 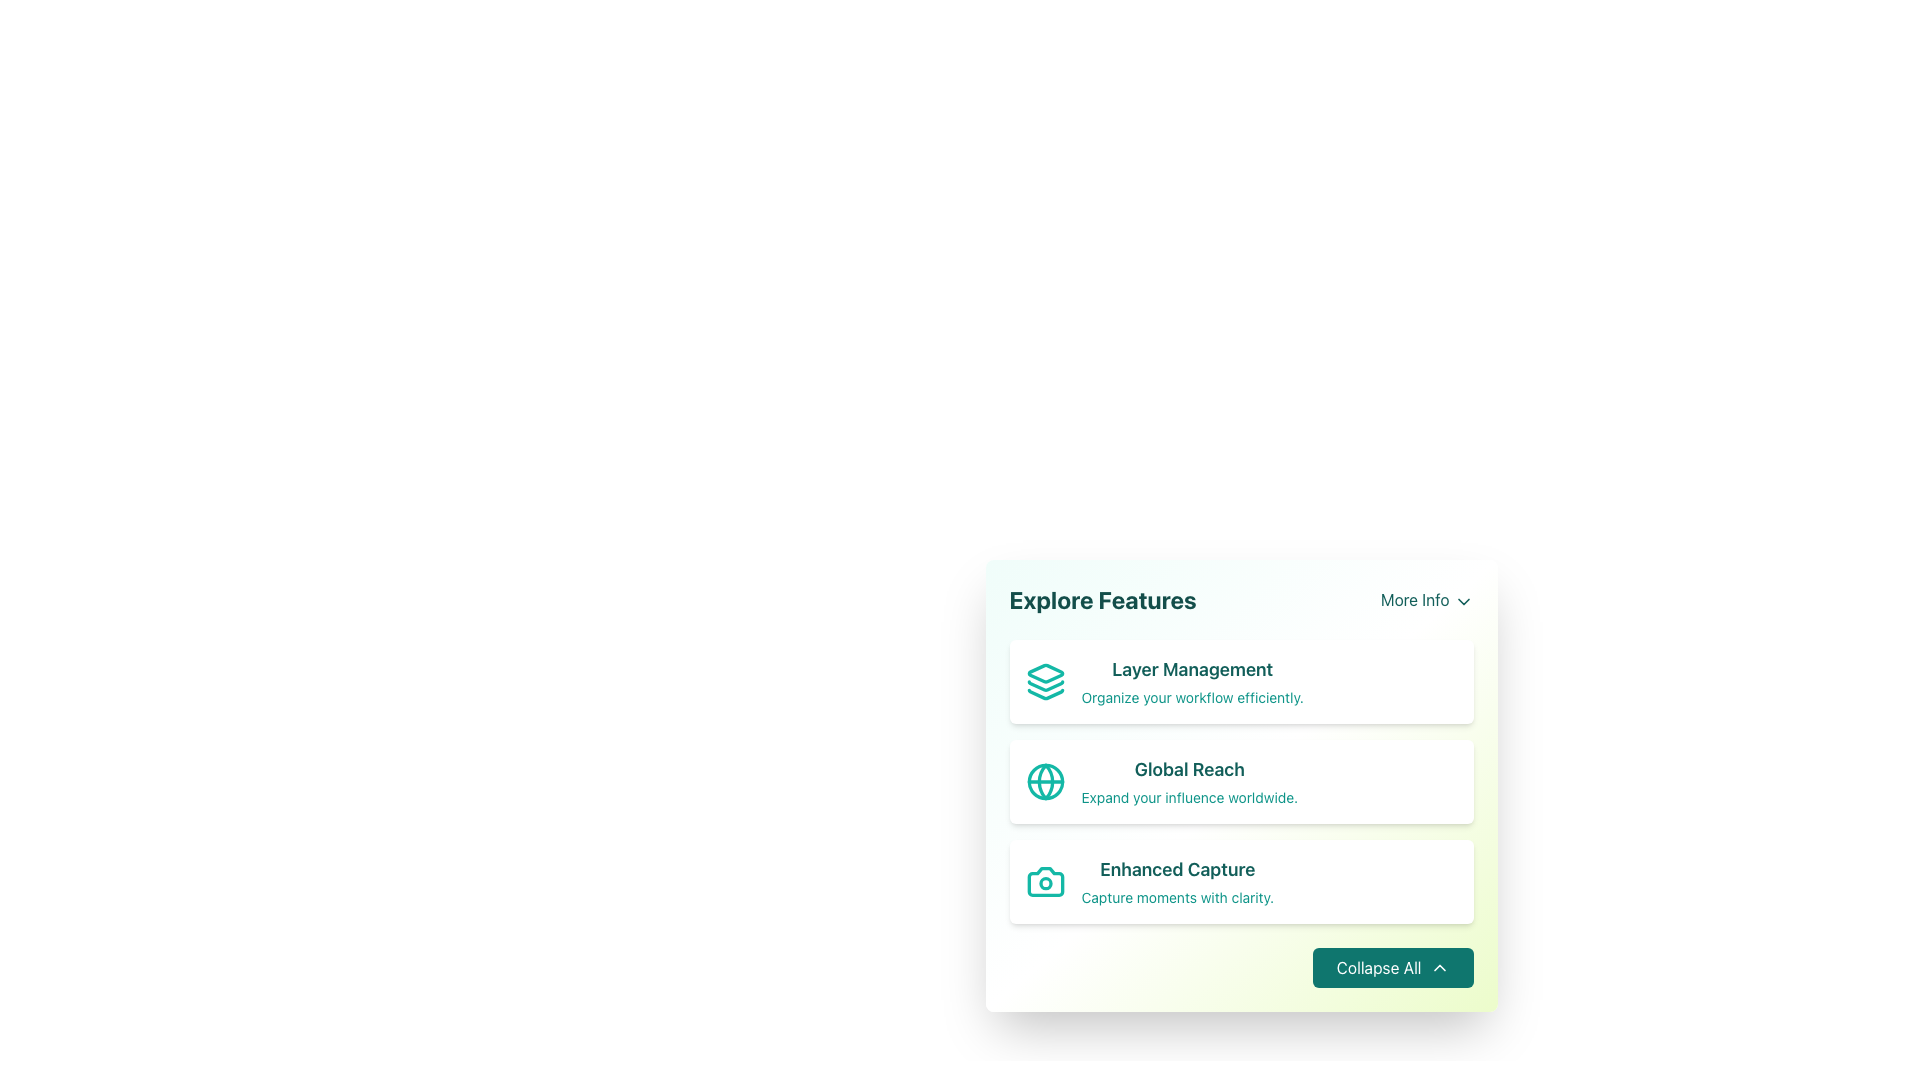 What do you see at coordinates (1044, 781) in the screenshot?
I see `the 'Global Reach' icon, which visually represents the global influence or connectivity feature, positioned to the left of the 'Global Reach' text` at bounding box center [1044, 781].